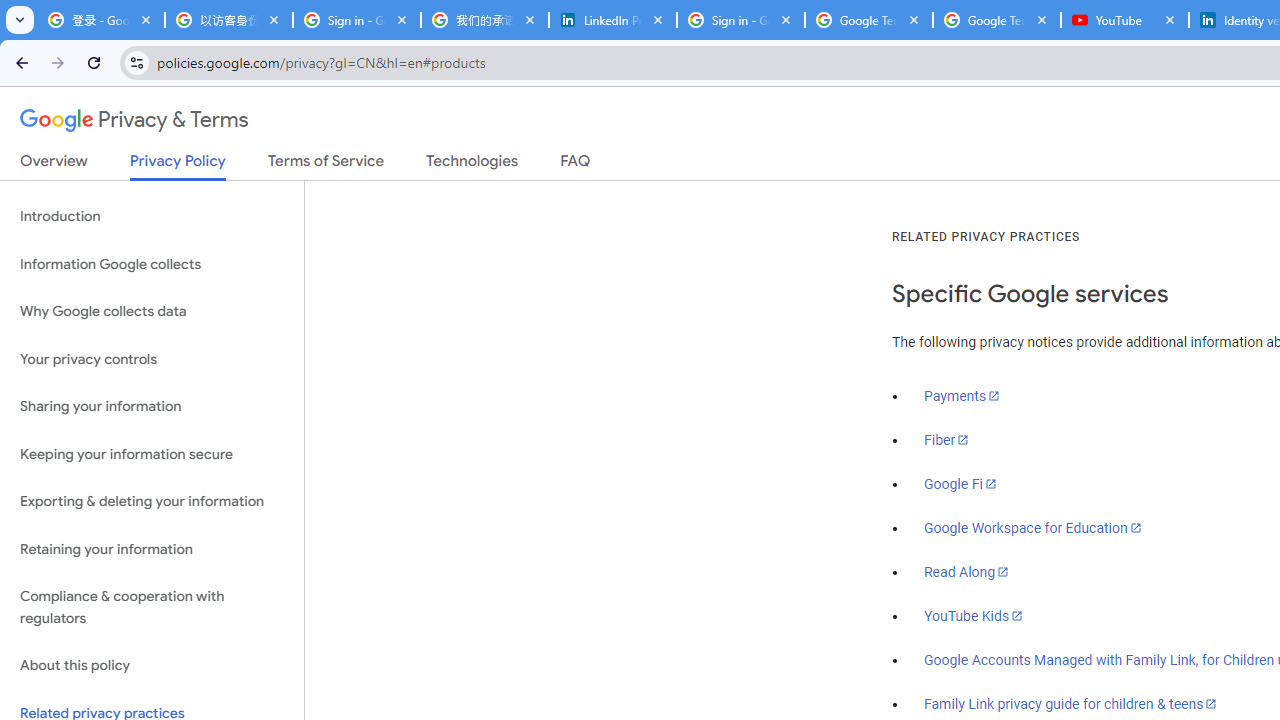  Describe the element at coordinates (134, 120) in the screenshot. I see `'Privacy & Terms'` at that location.